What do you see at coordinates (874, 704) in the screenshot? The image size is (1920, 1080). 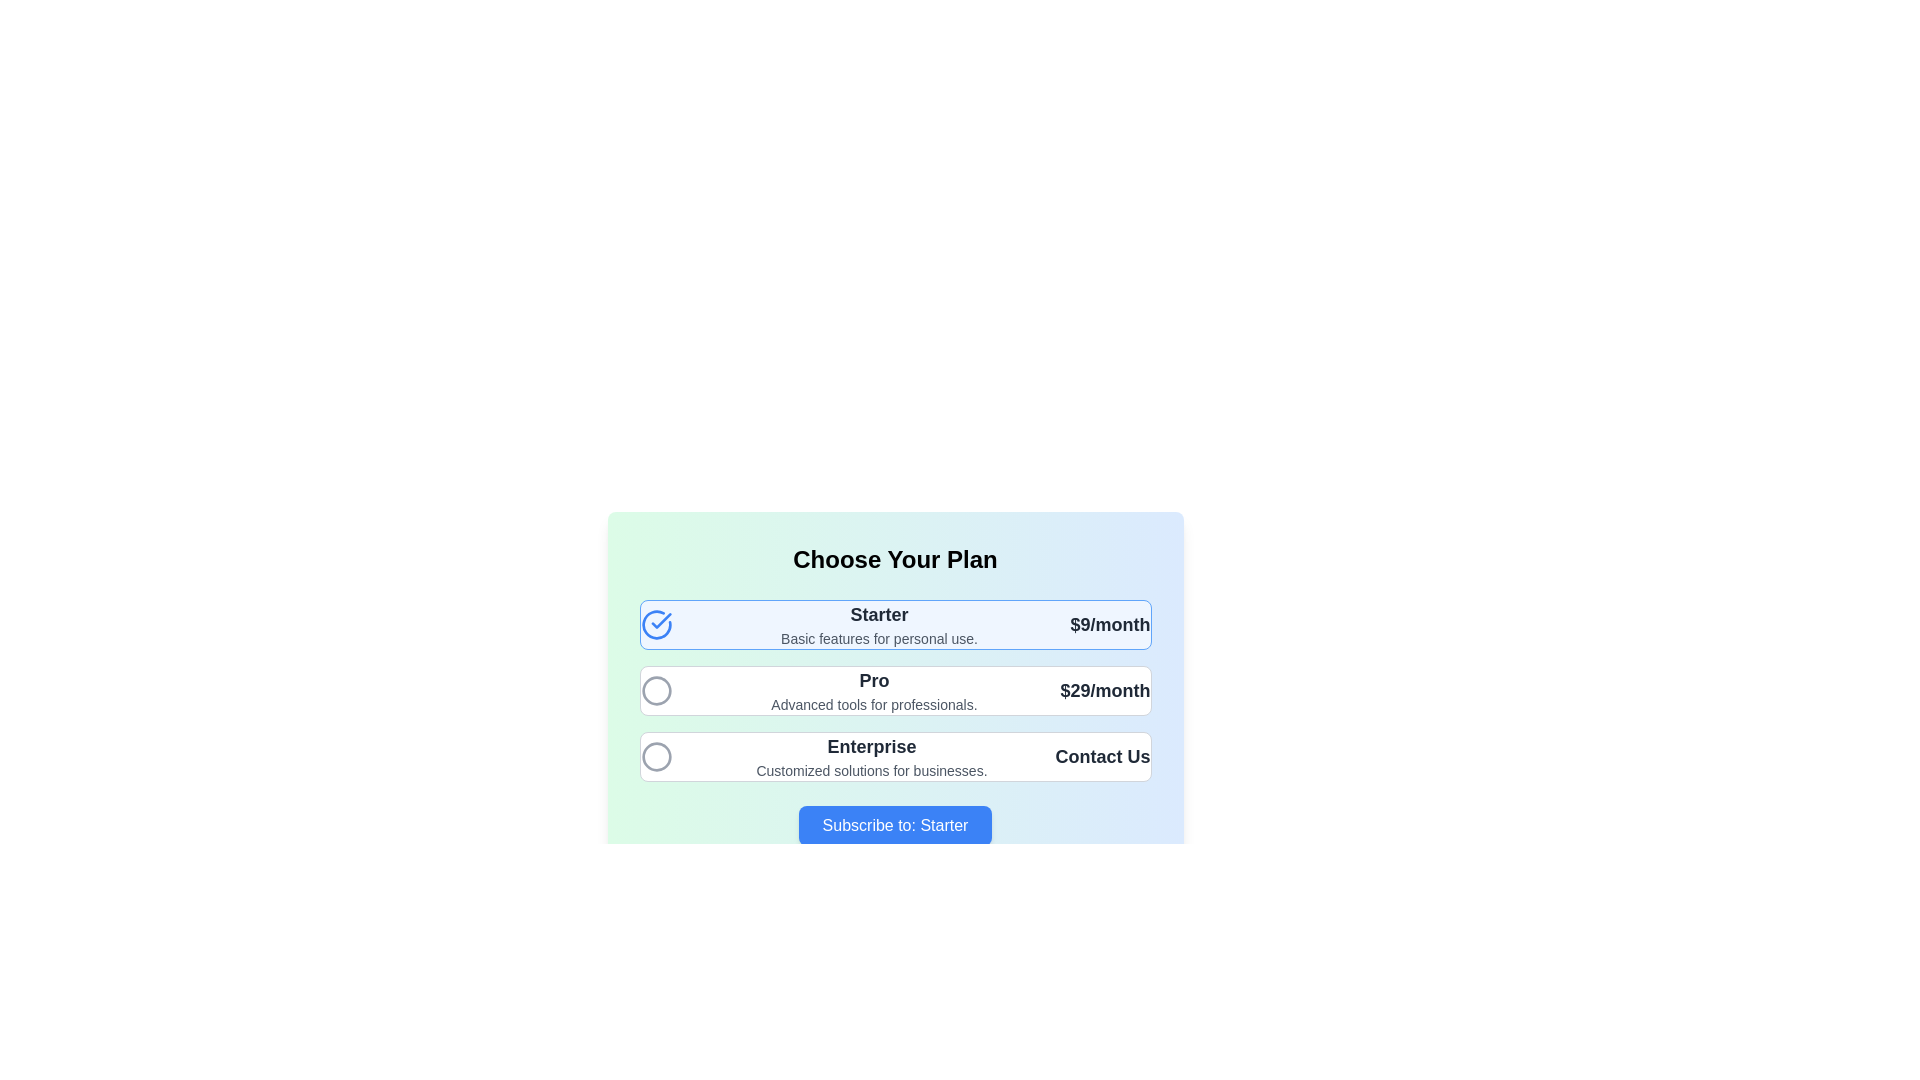 I see `the text element displaying 'Advanced tools for professionals.' located beneath the bold title 'Pro' within the 'Pro' plan option block` at bounding box center [874, 704].